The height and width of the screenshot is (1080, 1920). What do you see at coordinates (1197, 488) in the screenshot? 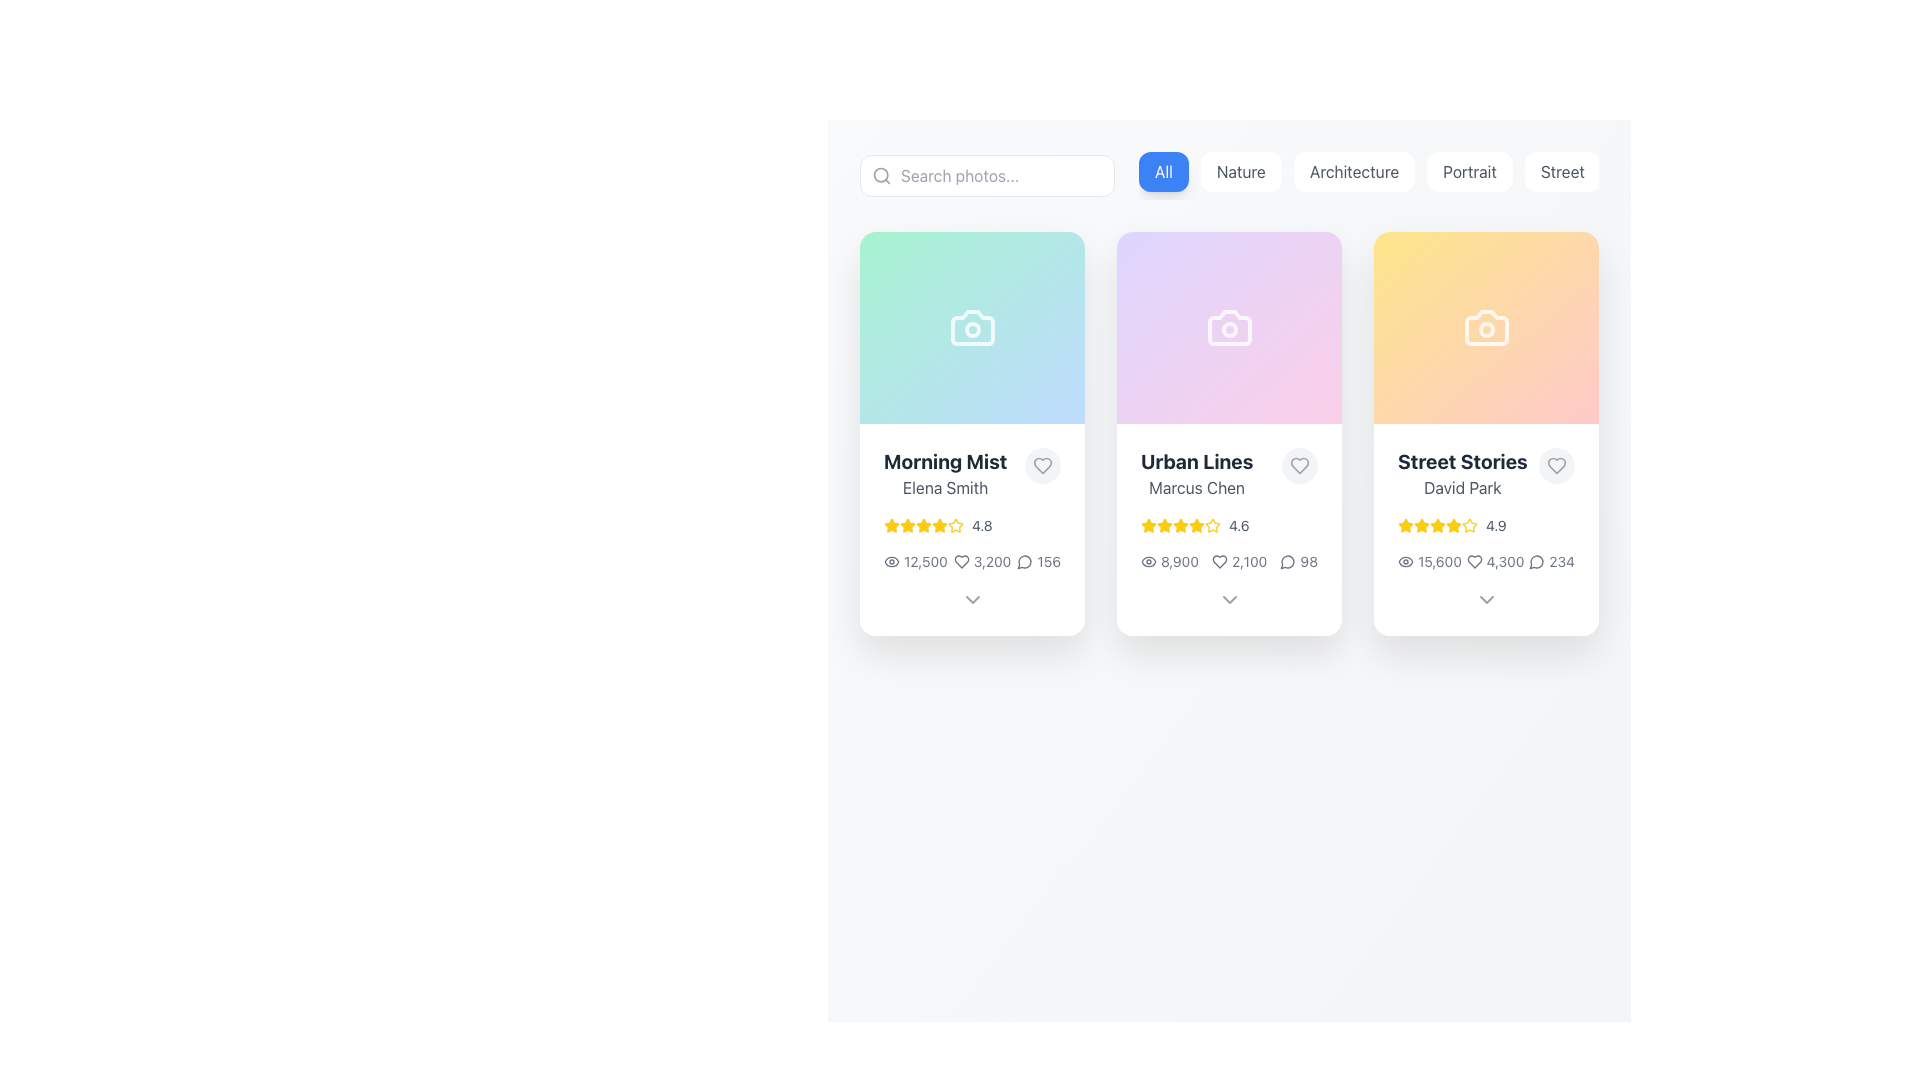
I see `the text label displaying 'Marcus Chen', which is positioned below 'Urban Lines' in the second column of the grid layout` at bounding box center [1197, 488].